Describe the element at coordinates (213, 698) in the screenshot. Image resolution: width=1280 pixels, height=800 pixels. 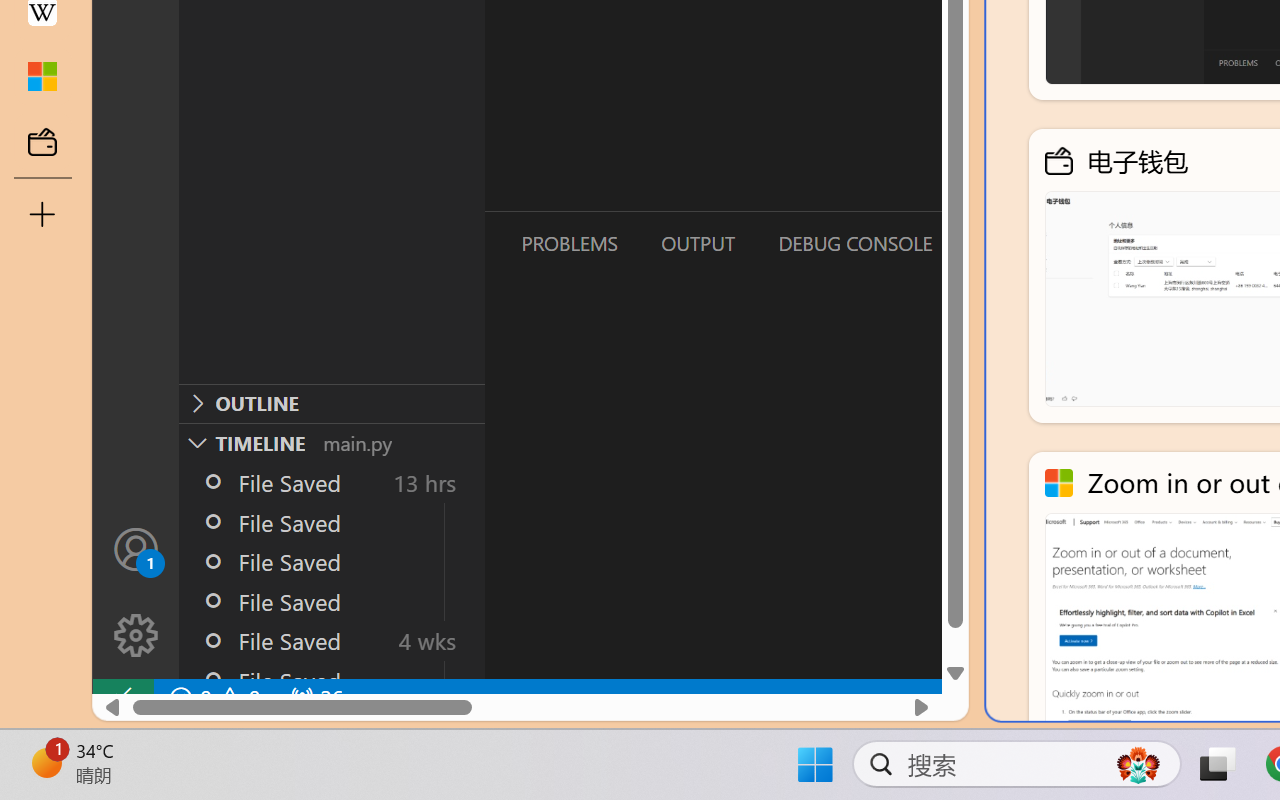
I see `'No Problems'` at that location.